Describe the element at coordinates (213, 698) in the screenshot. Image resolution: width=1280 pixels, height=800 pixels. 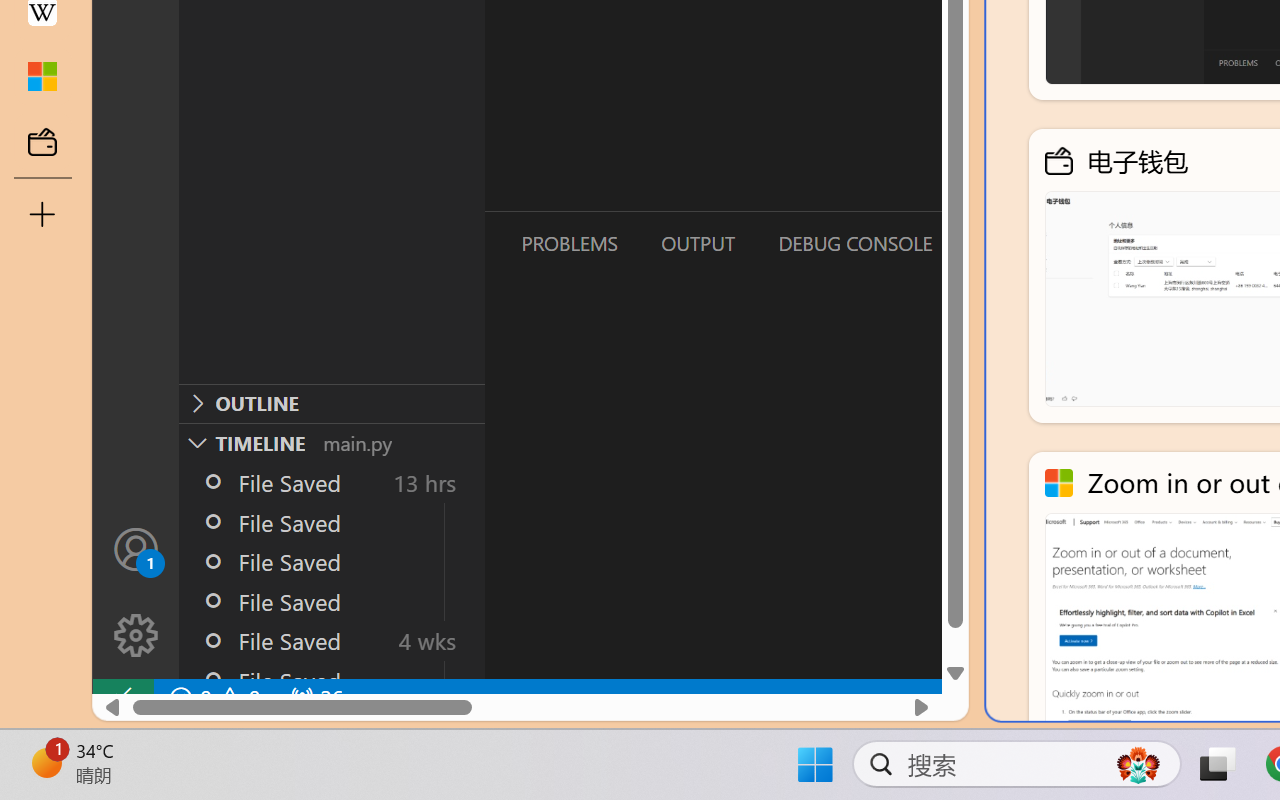
I see `'No Problems'` at that location.